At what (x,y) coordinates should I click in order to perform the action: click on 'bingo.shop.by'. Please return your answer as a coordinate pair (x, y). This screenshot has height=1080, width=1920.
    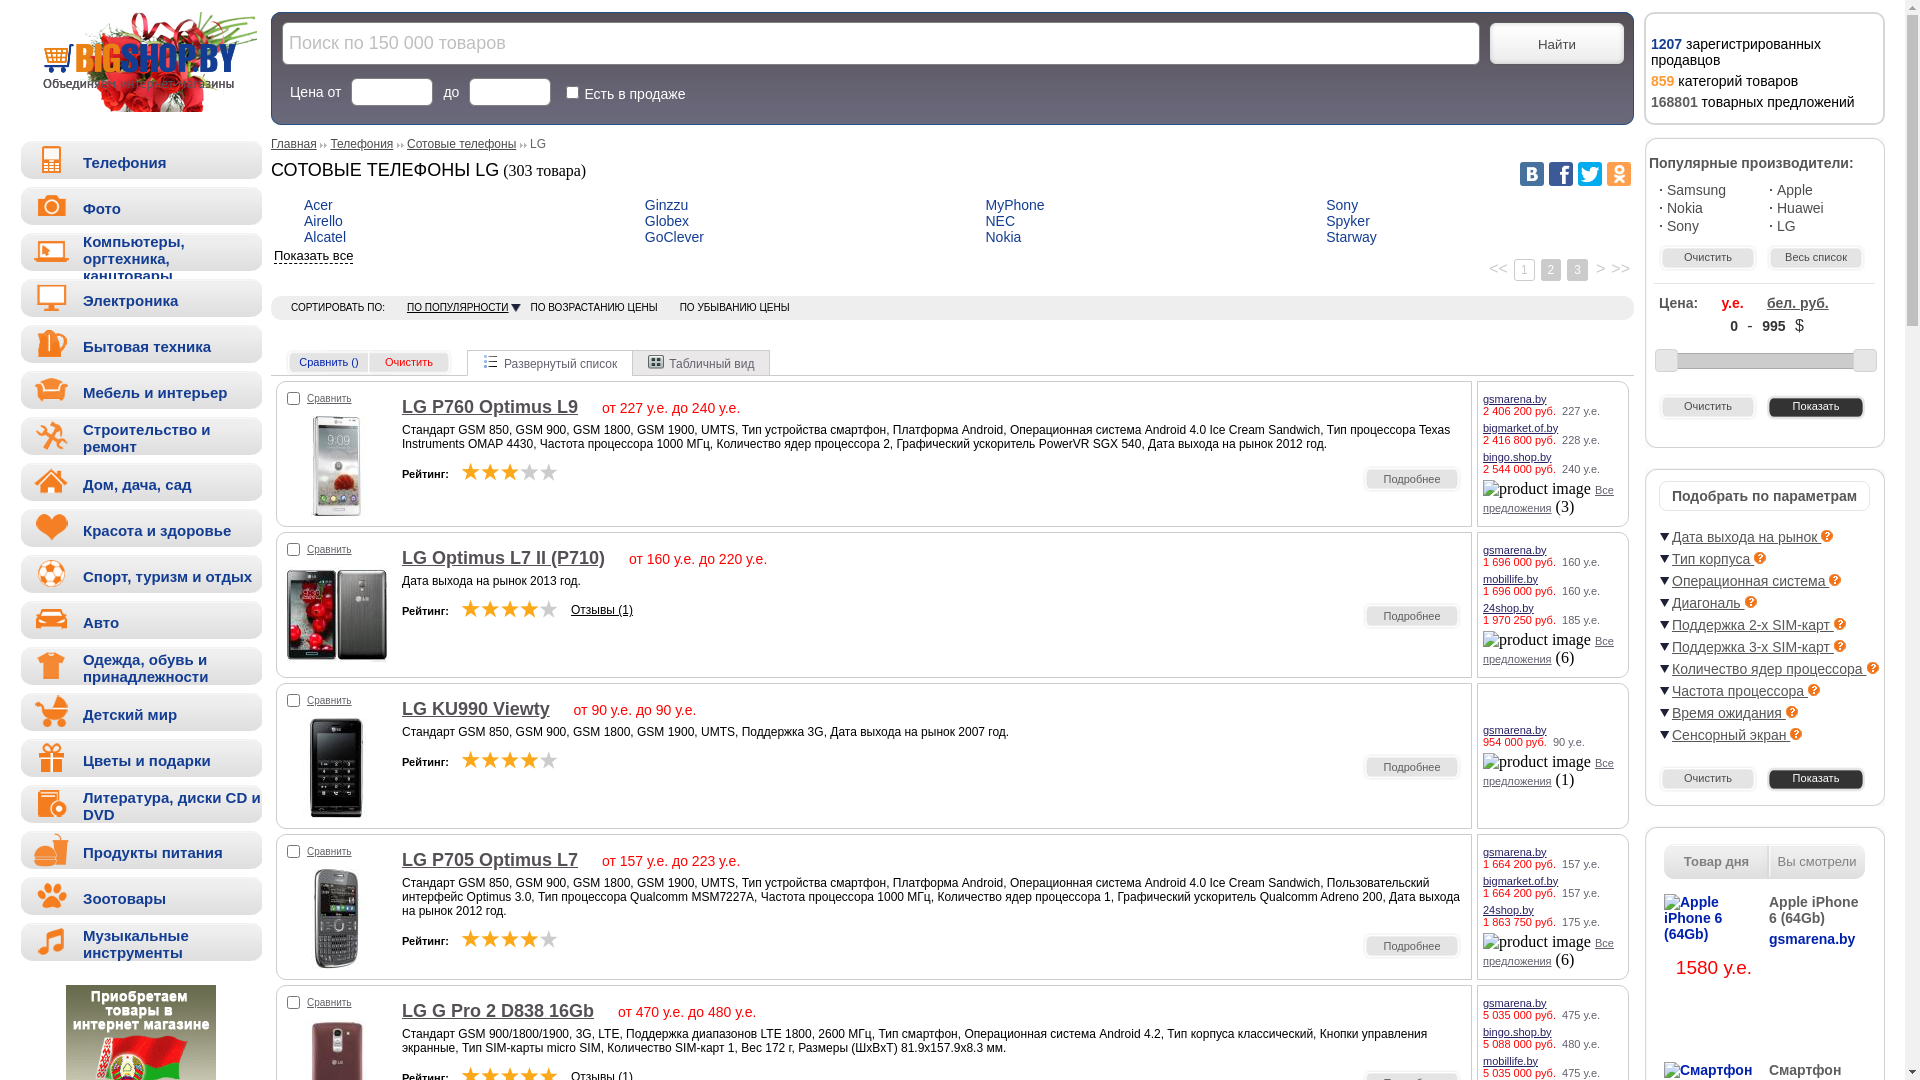
    Looking at the image, I should click on (1517, 1032).